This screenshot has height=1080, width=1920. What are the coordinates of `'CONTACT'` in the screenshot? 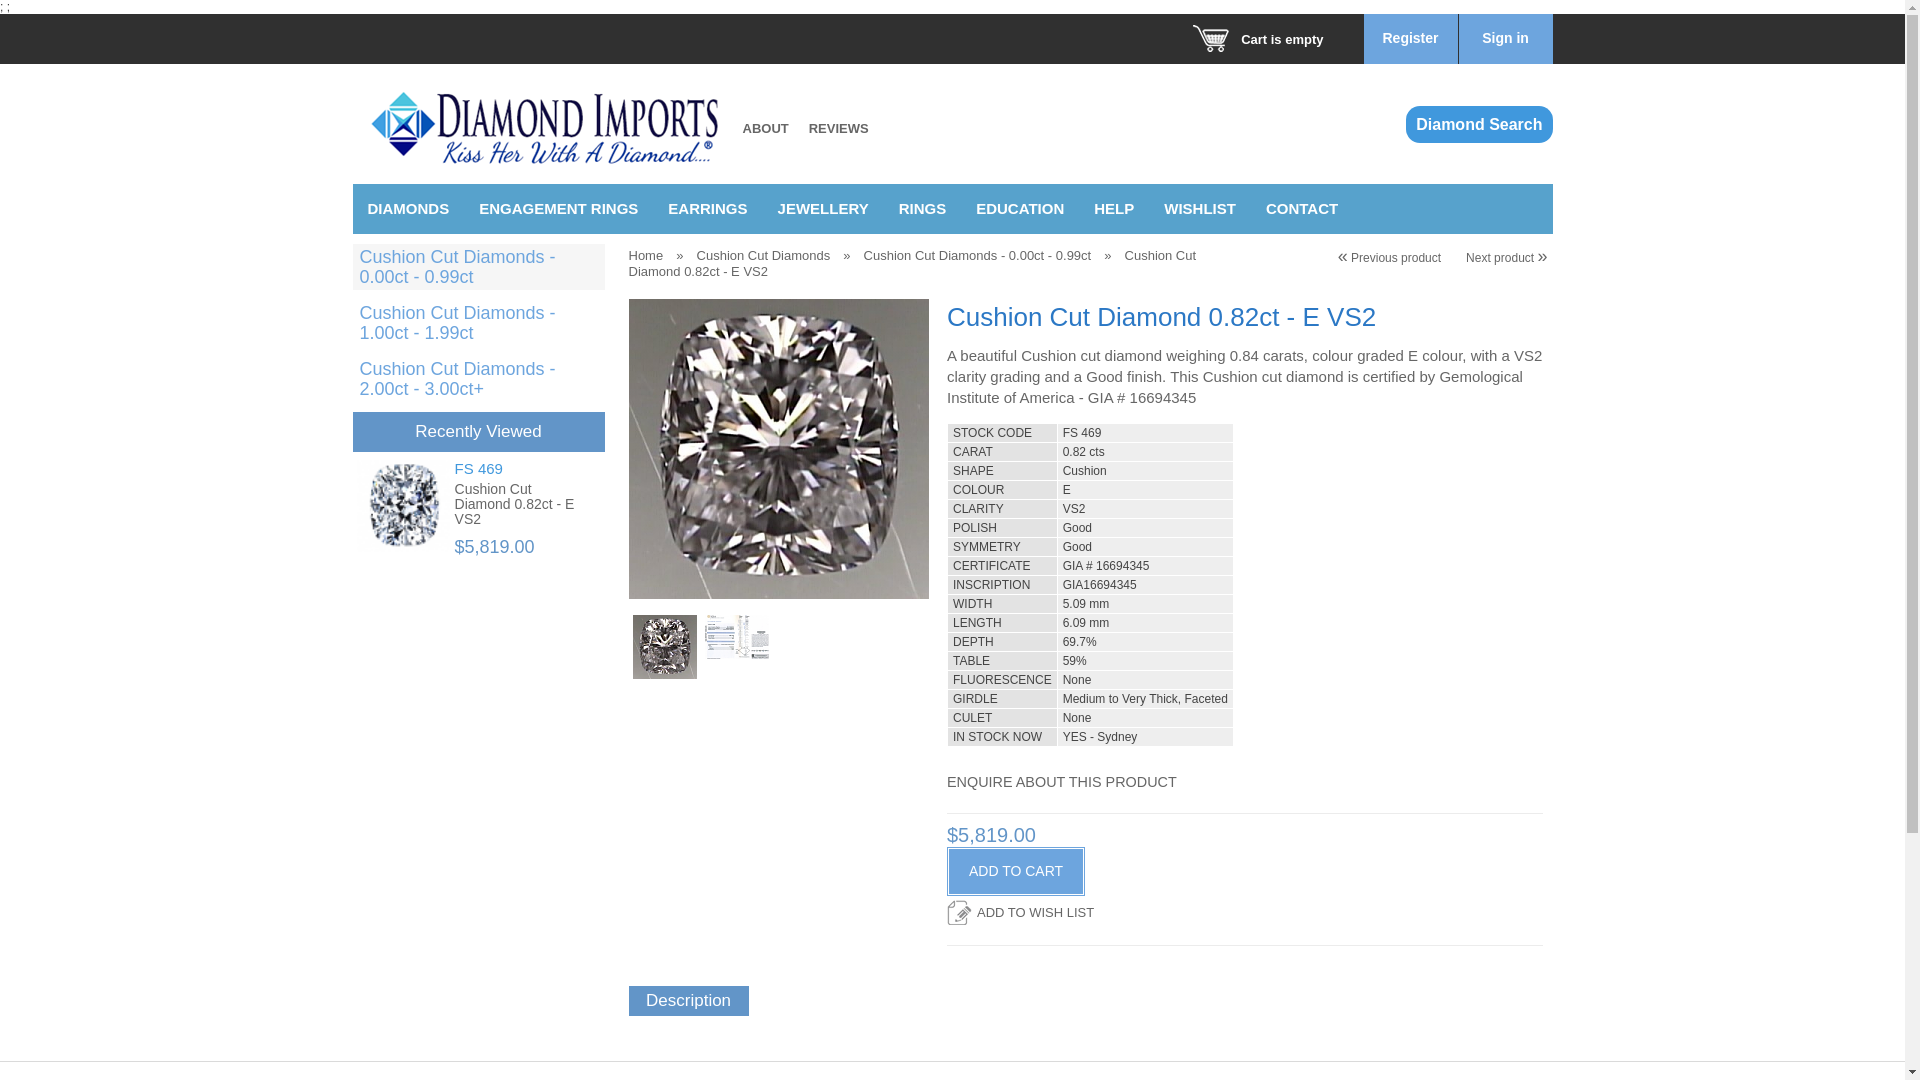 It's located at (1301, 208).